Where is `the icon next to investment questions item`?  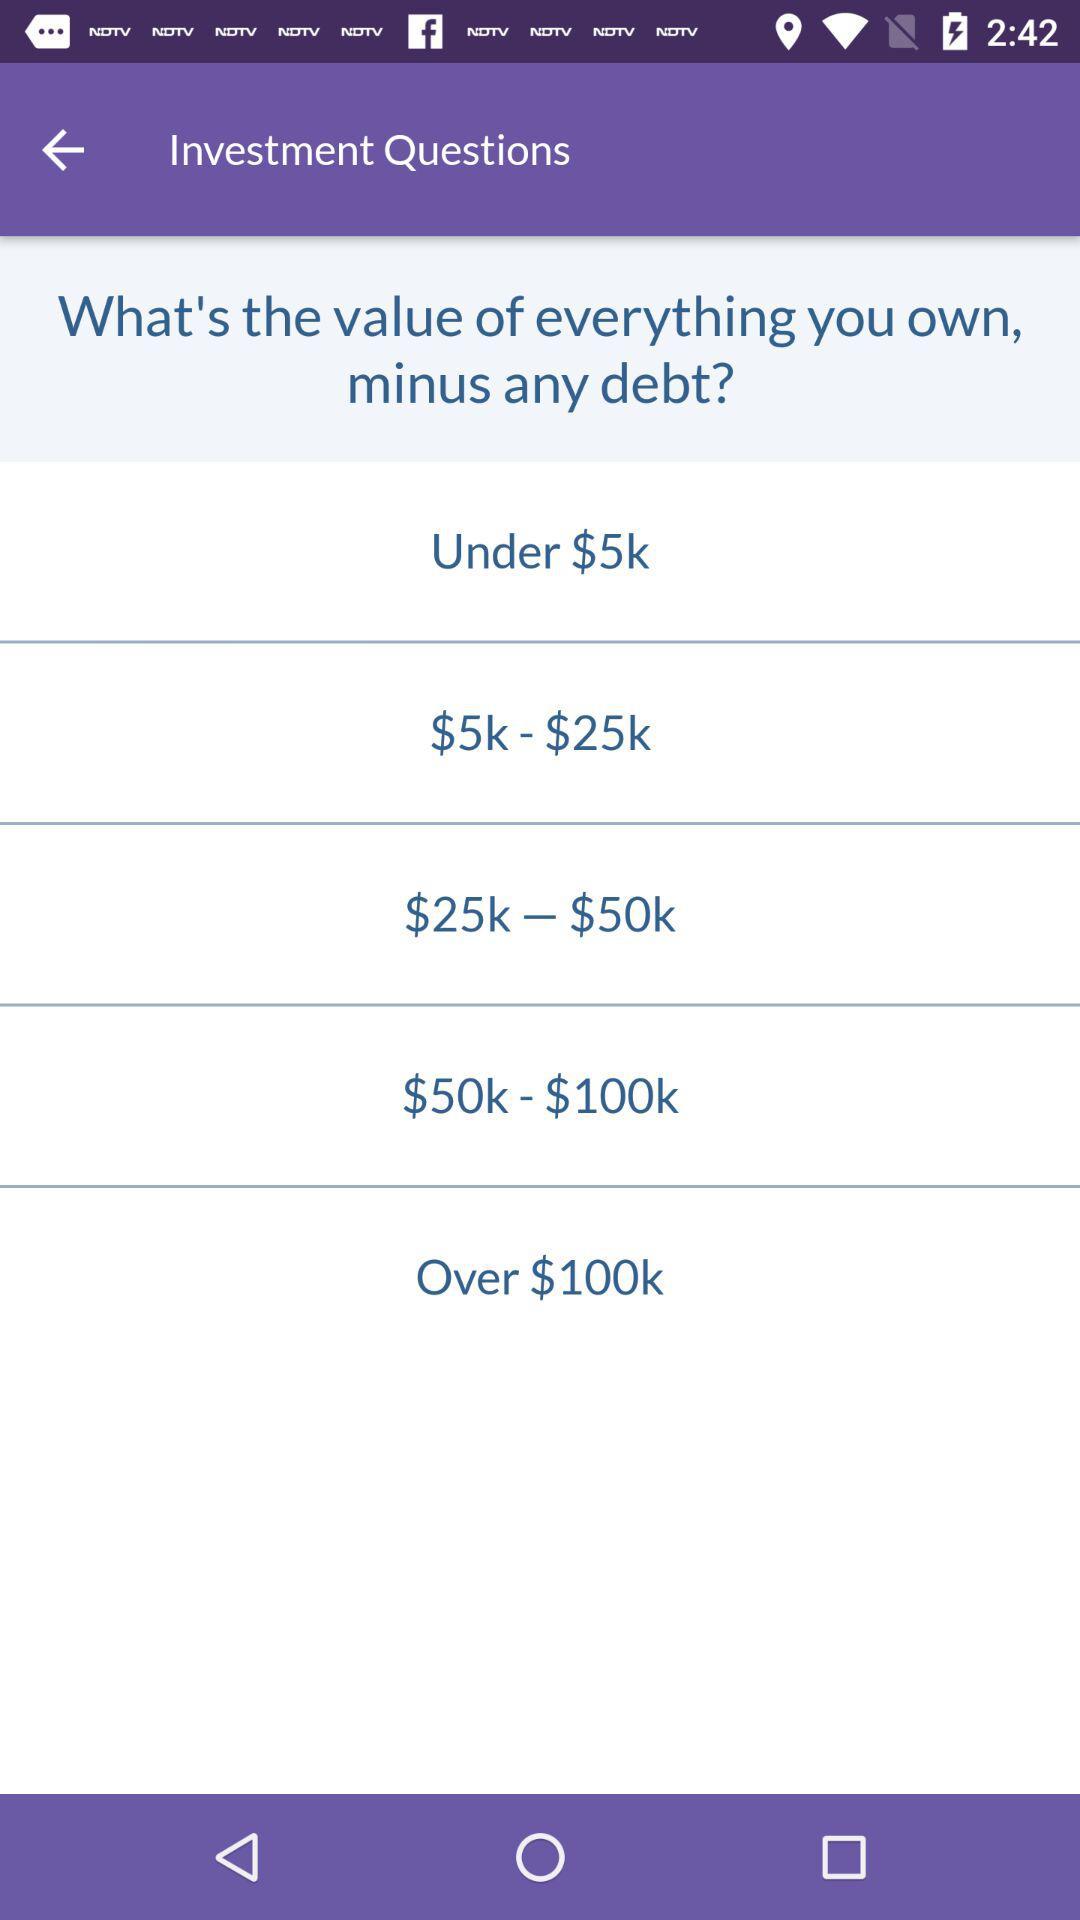 the icon next to investment questions item is located at coordinates (61, 148).